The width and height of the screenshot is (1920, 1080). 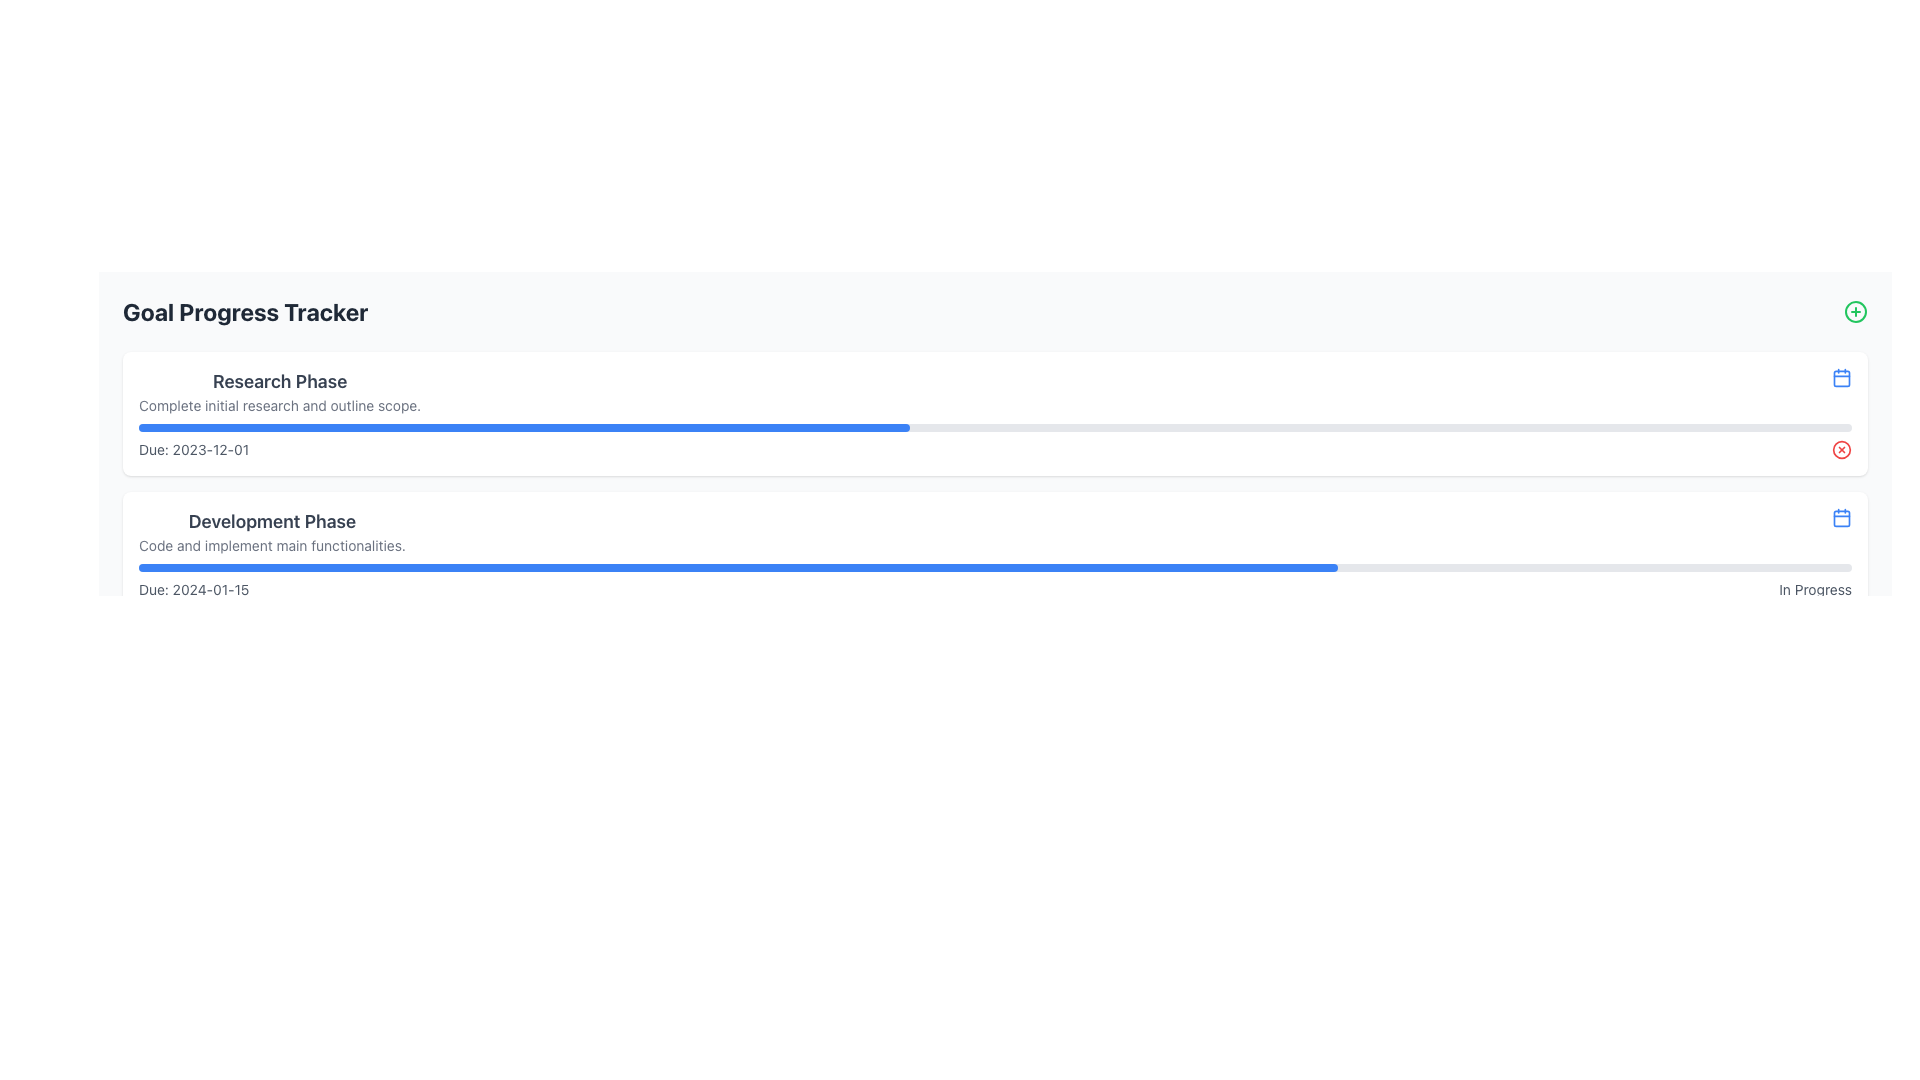 I want to click on the 'Goal Progress Tracker' text label, so click(x=244, y=312).